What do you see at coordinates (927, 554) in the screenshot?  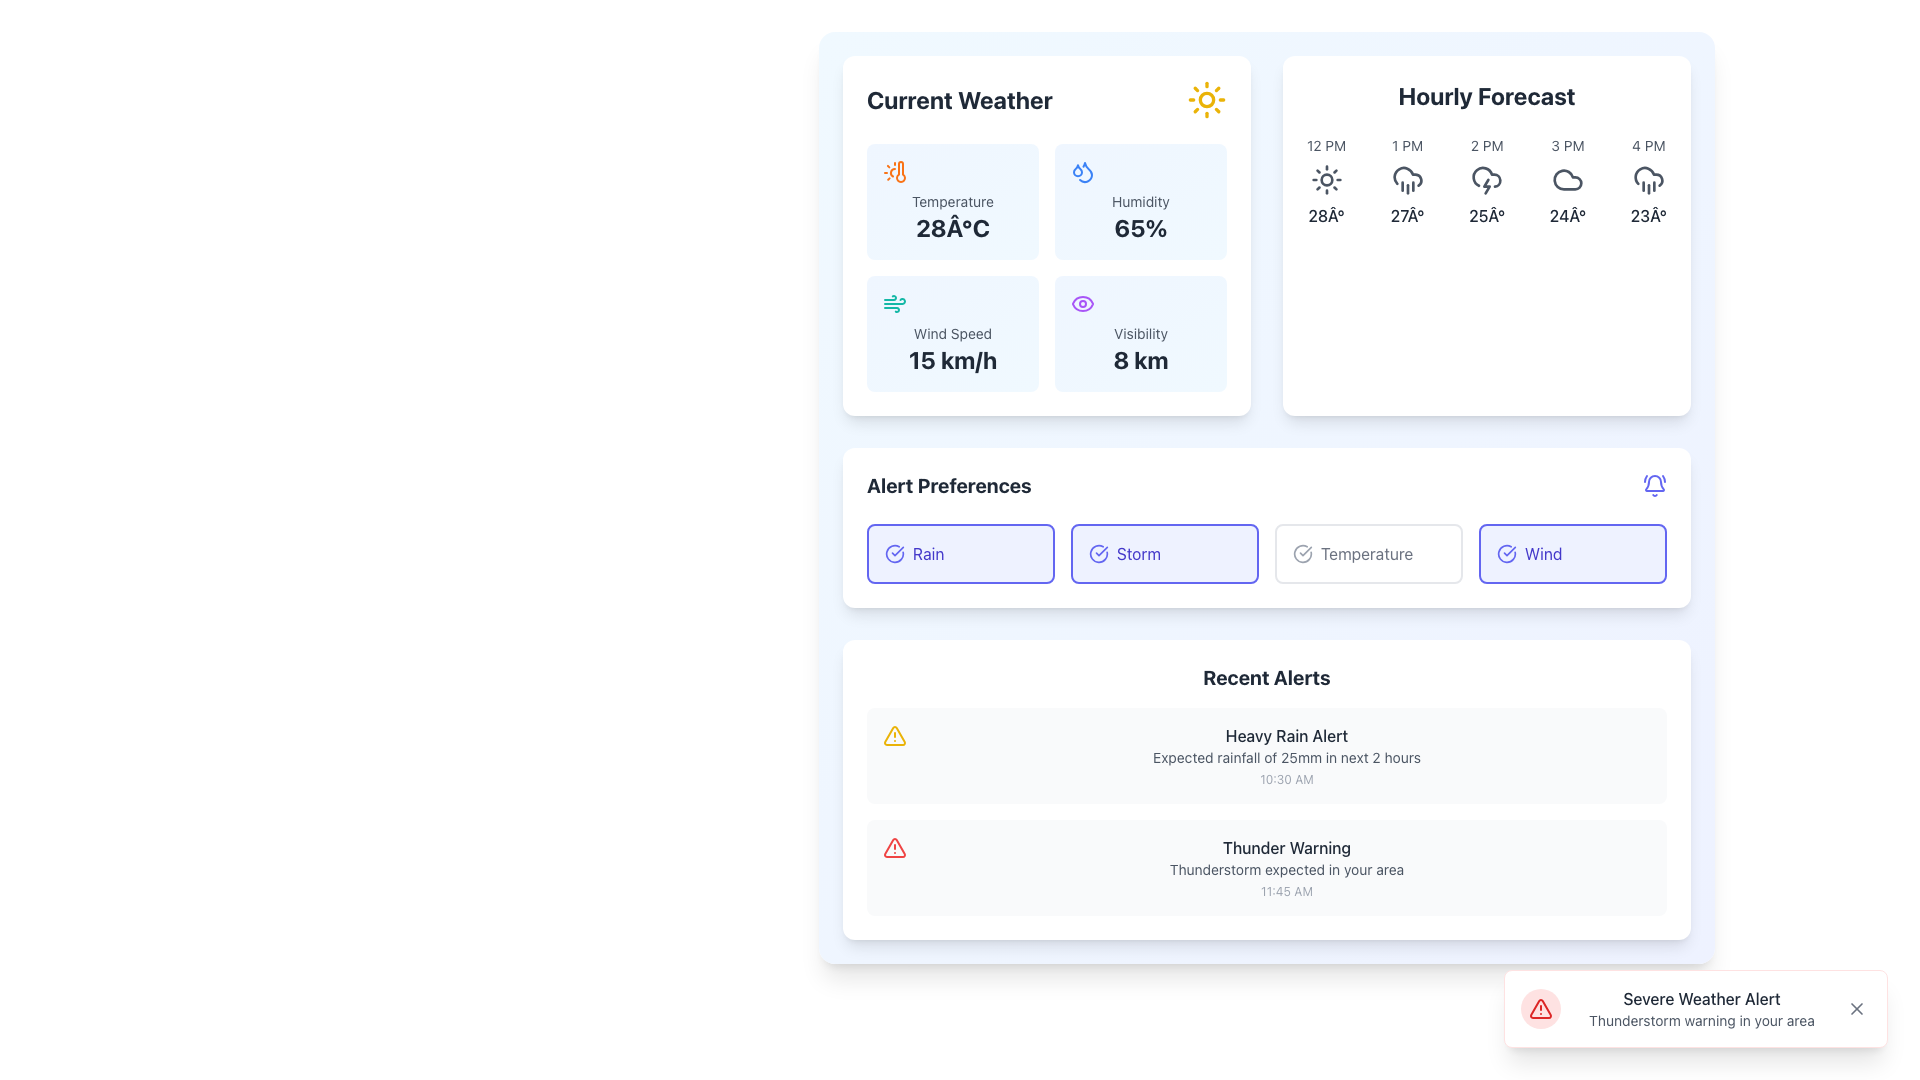 I see `the 'Rain' text label in the alert preferences section, which is the first option in a row of alert options including 'Storm,' 'Temperature,' and 'Wind.'` at bounding box center [927, 554].